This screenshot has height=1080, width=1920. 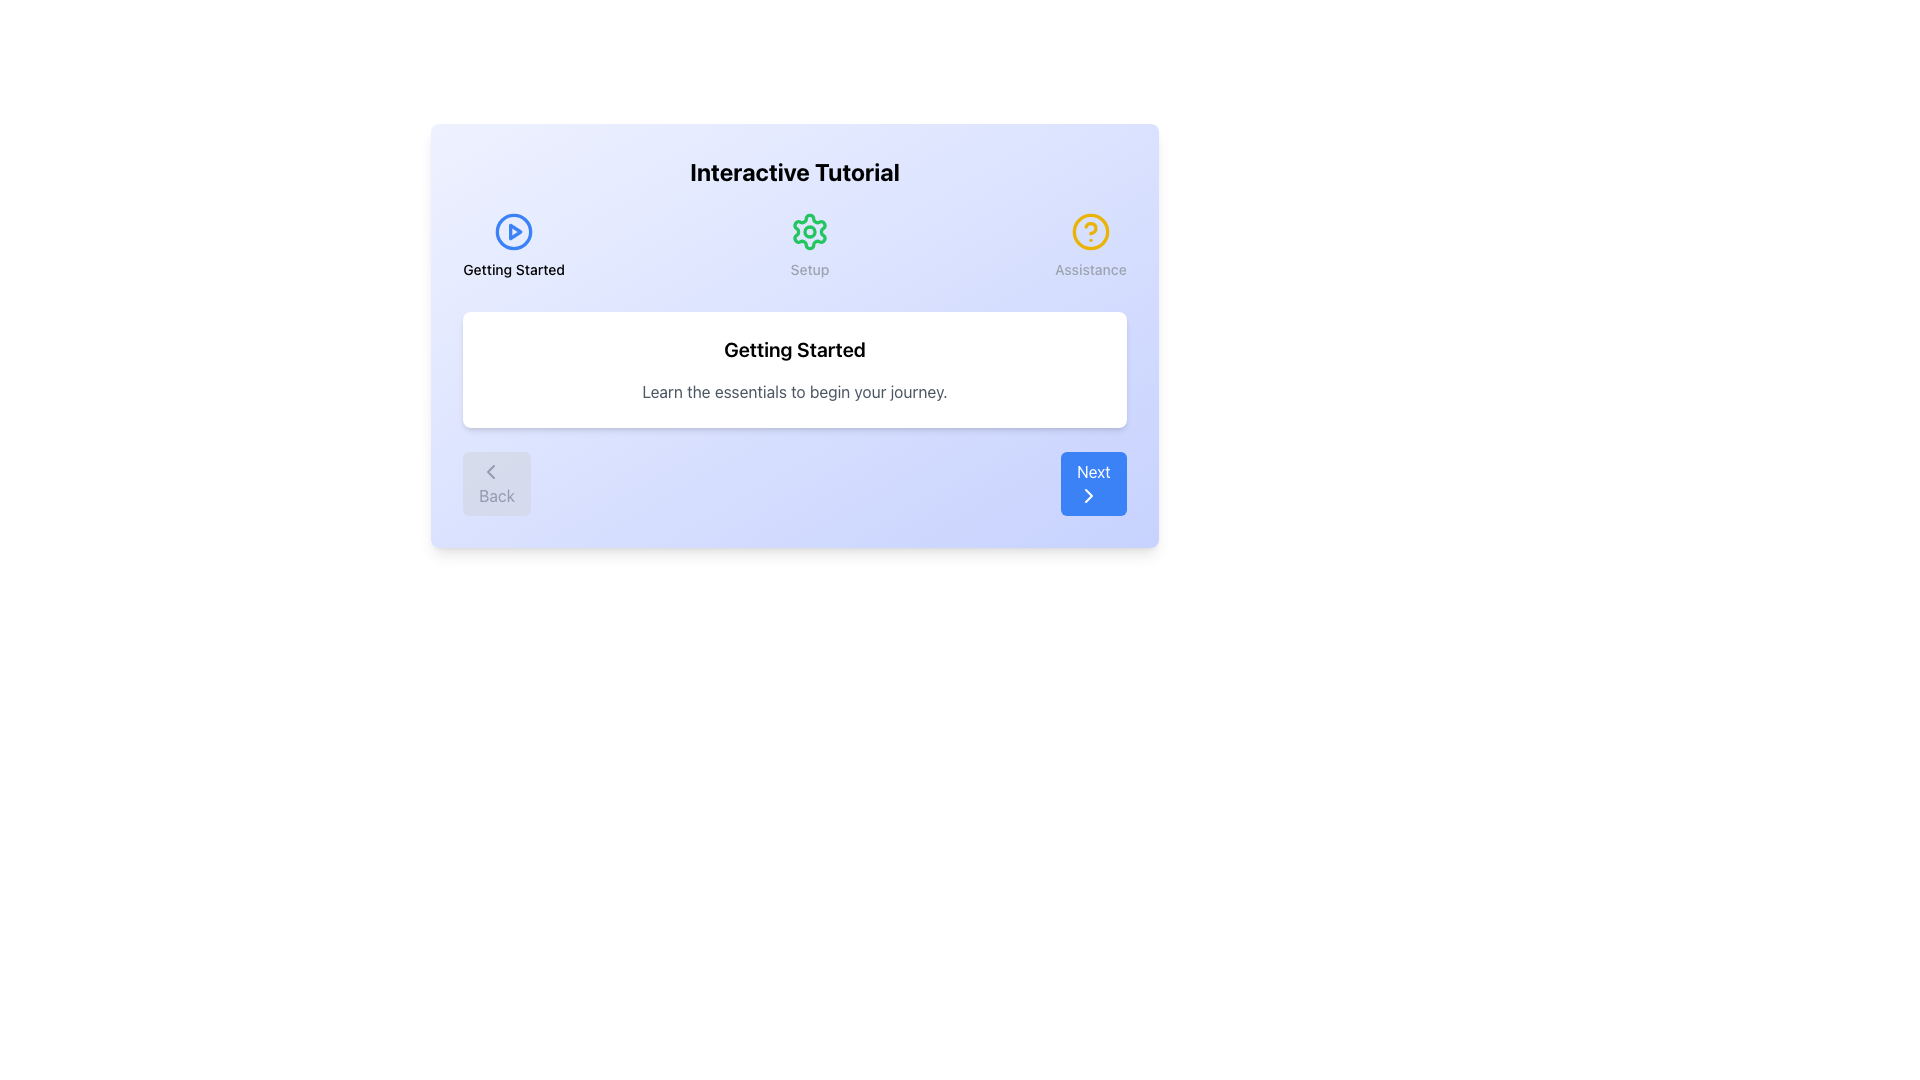 What do you see at coordinates (810, 230) in the screenshot?
I see `the green cogwheel icon located centrally above the 'Setup' label in the 'Interactive Tutorial' interface` at bounding box center [810, 230].